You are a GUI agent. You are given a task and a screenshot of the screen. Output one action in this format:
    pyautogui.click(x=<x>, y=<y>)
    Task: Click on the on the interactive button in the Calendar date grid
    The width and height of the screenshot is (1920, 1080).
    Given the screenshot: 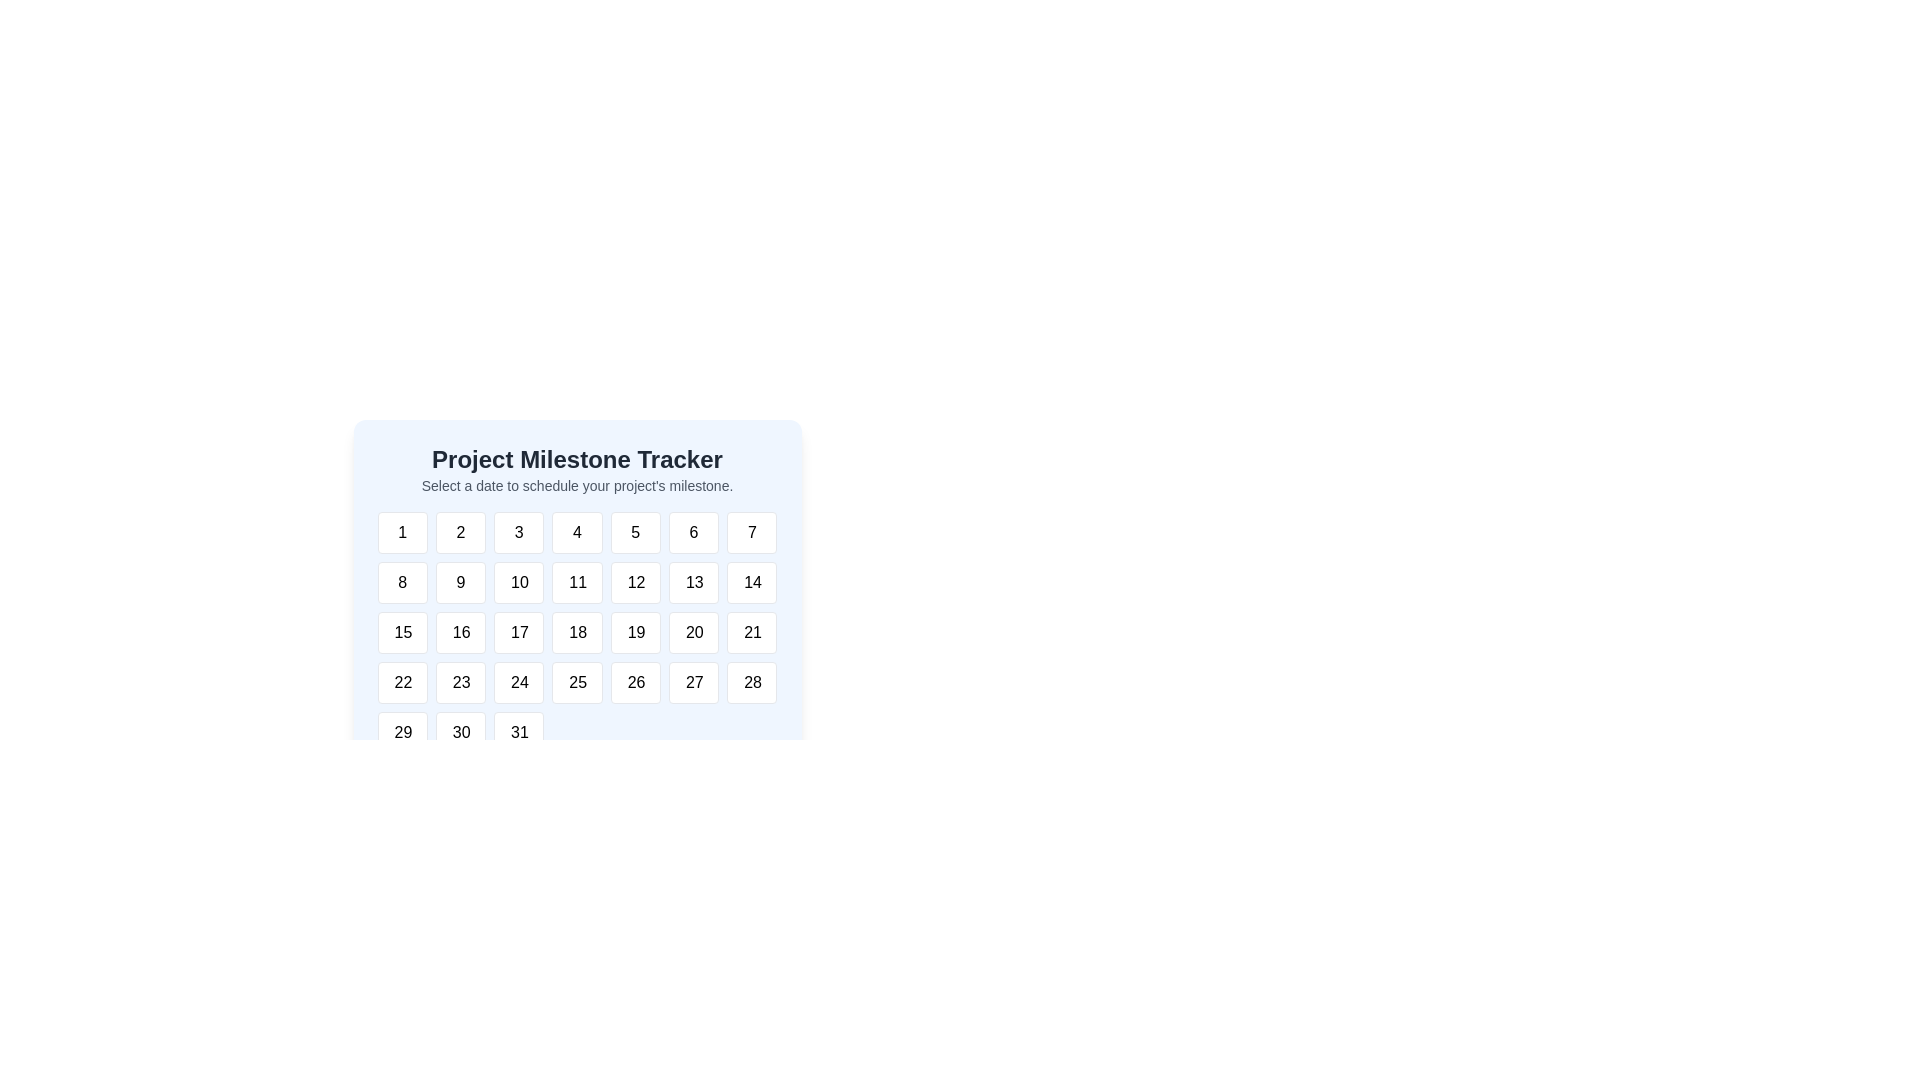 What is the action you would take?
    pyautogui.click(x=576, y=632)
    